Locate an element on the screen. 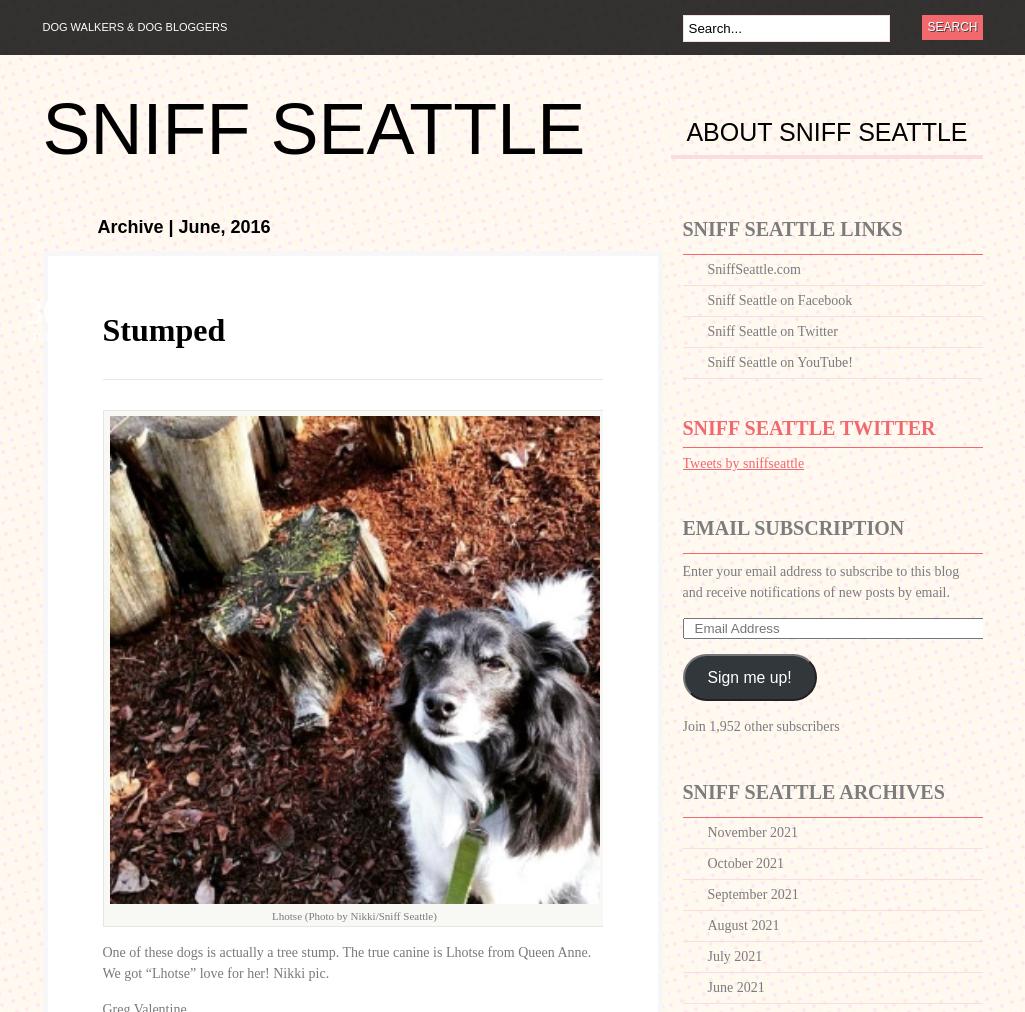 The width and height of the screenshot is (1025, 1012). 'August 2021' is located at coordinates (742, 925).